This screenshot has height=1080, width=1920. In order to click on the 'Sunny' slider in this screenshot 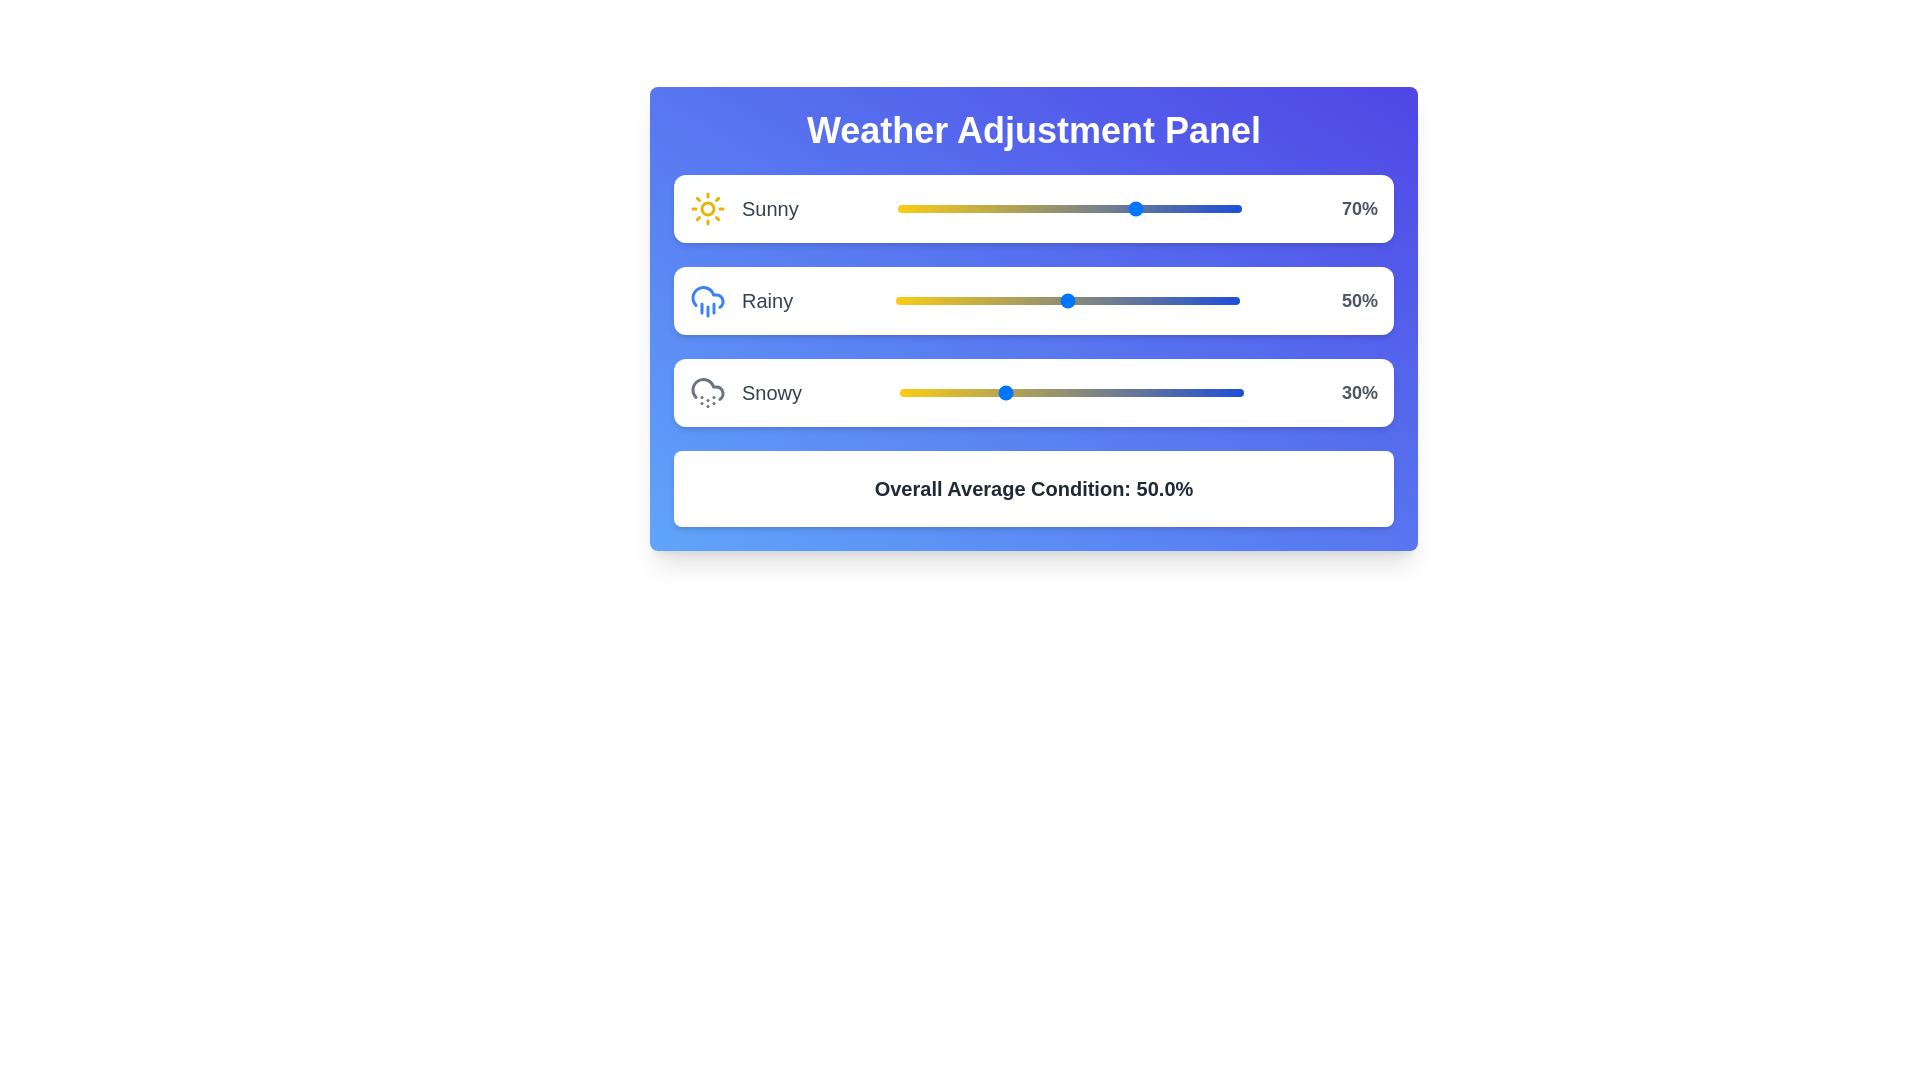, I will do `click(1149, 204)`.